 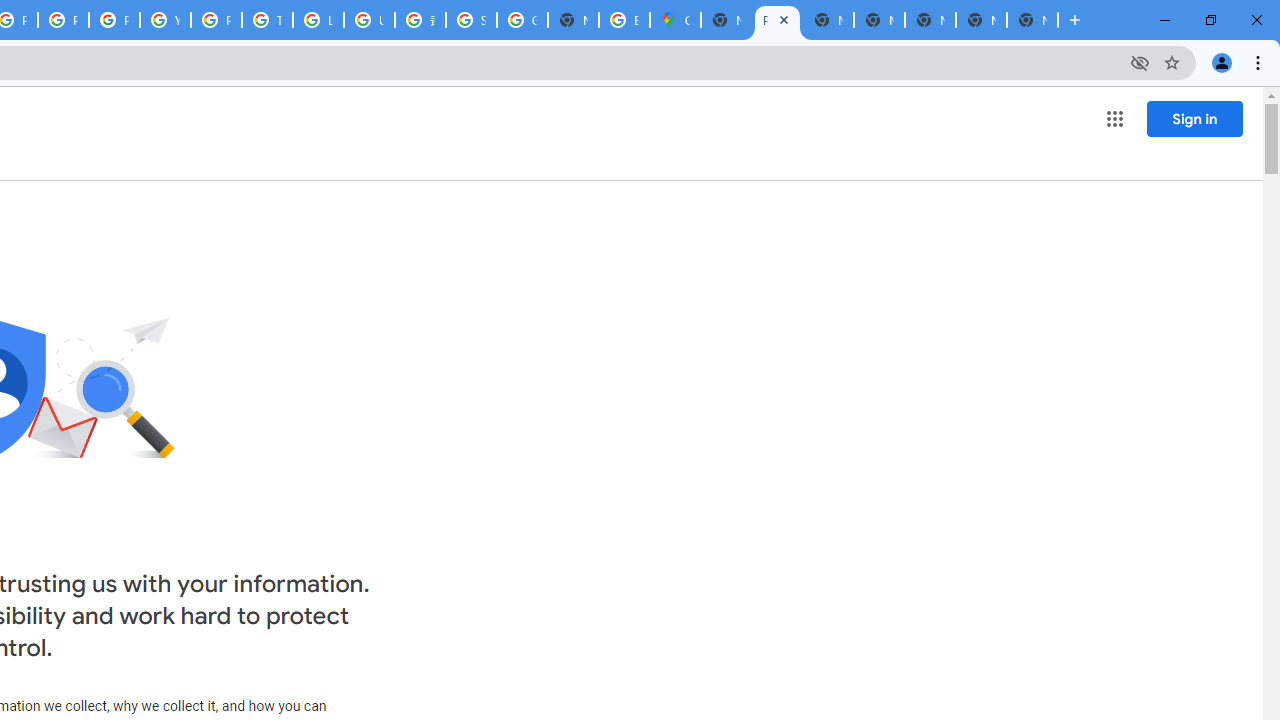 What do you see at coordinates (64, 20) in the screenshot?
I see `'Privacy Help Center - Policies Help'` at bounding box center [64, 20].